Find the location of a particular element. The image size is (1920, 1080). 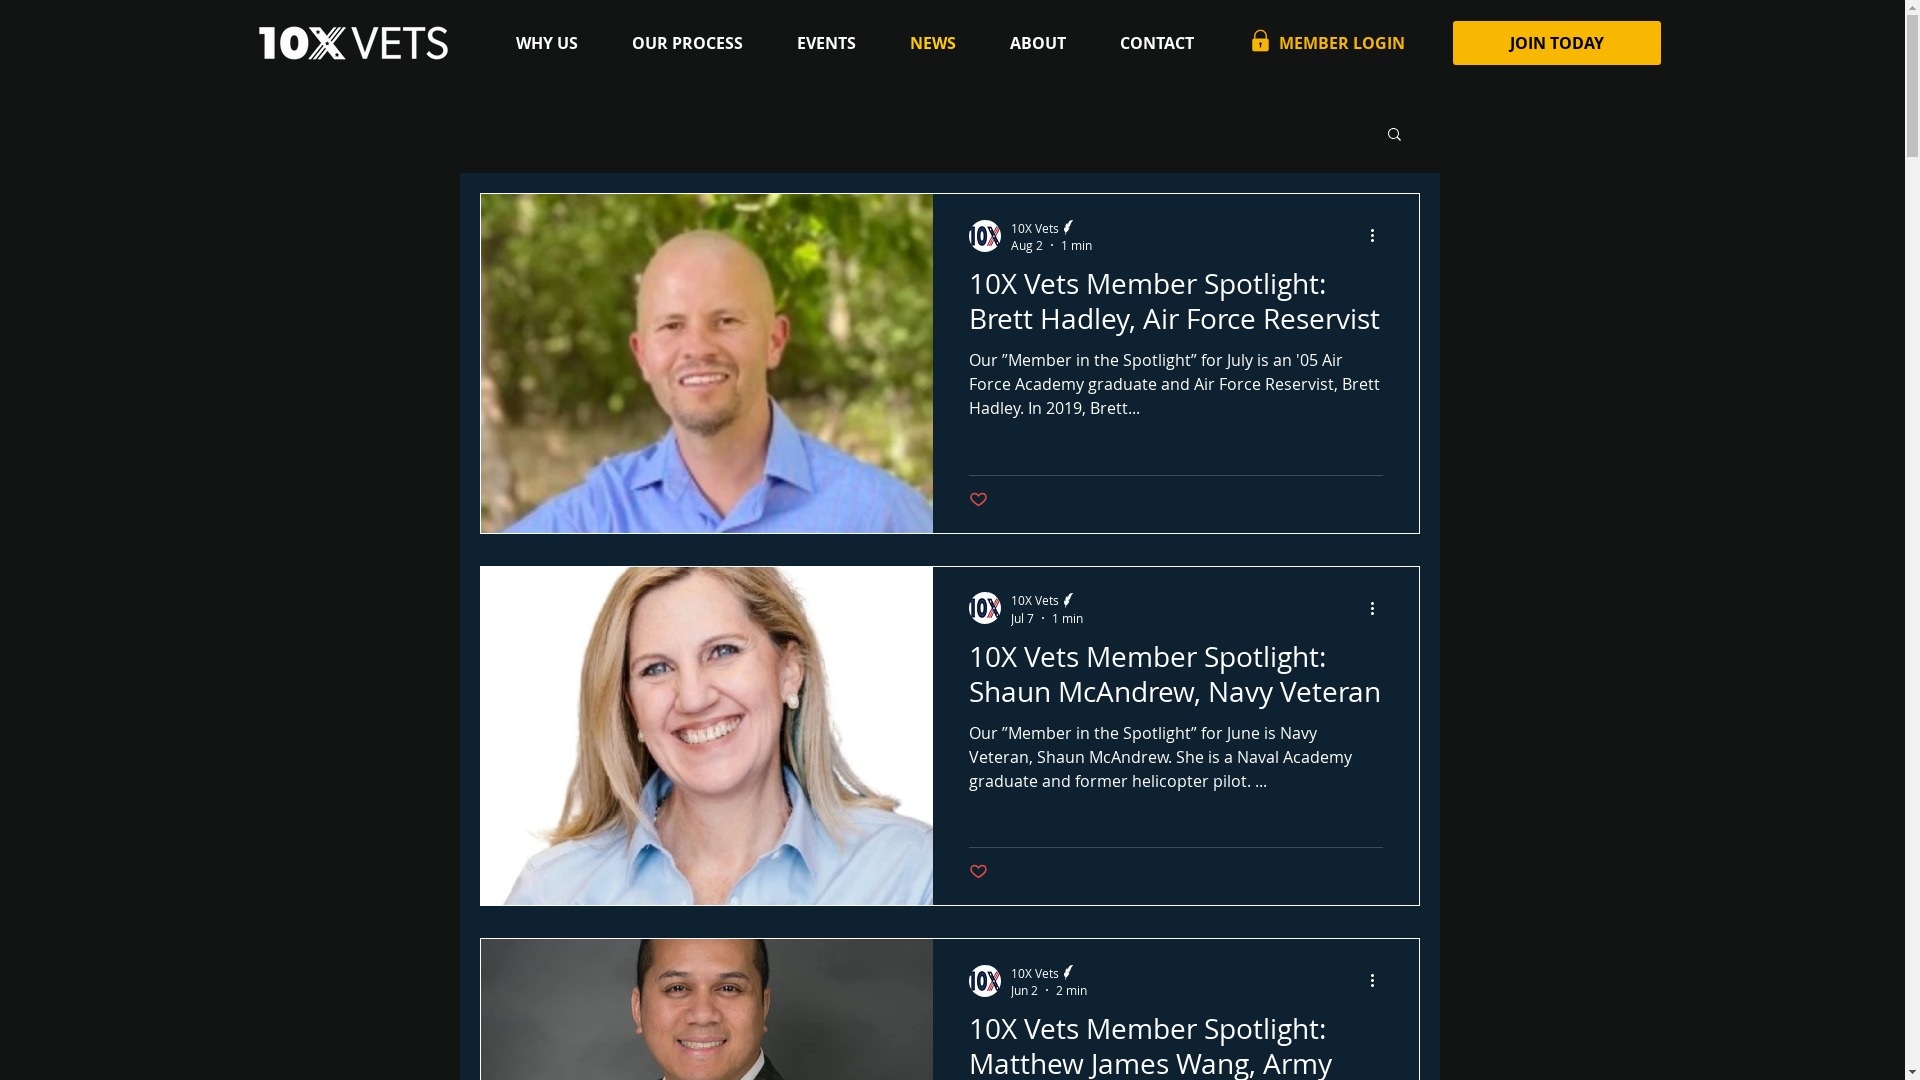

'MEMBER LOGIN' is located at coordinates (1335, 42).